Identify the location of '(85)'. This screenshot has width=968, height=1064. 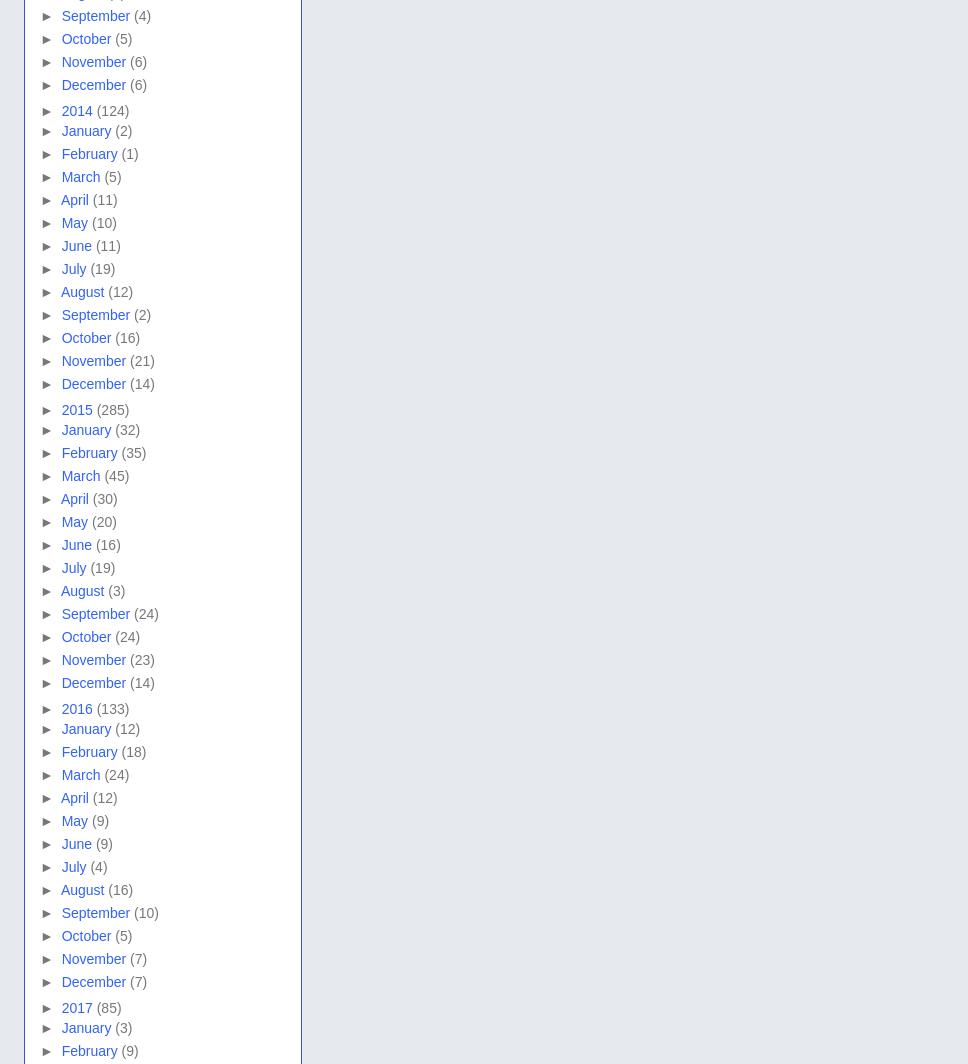
(96, 1008).